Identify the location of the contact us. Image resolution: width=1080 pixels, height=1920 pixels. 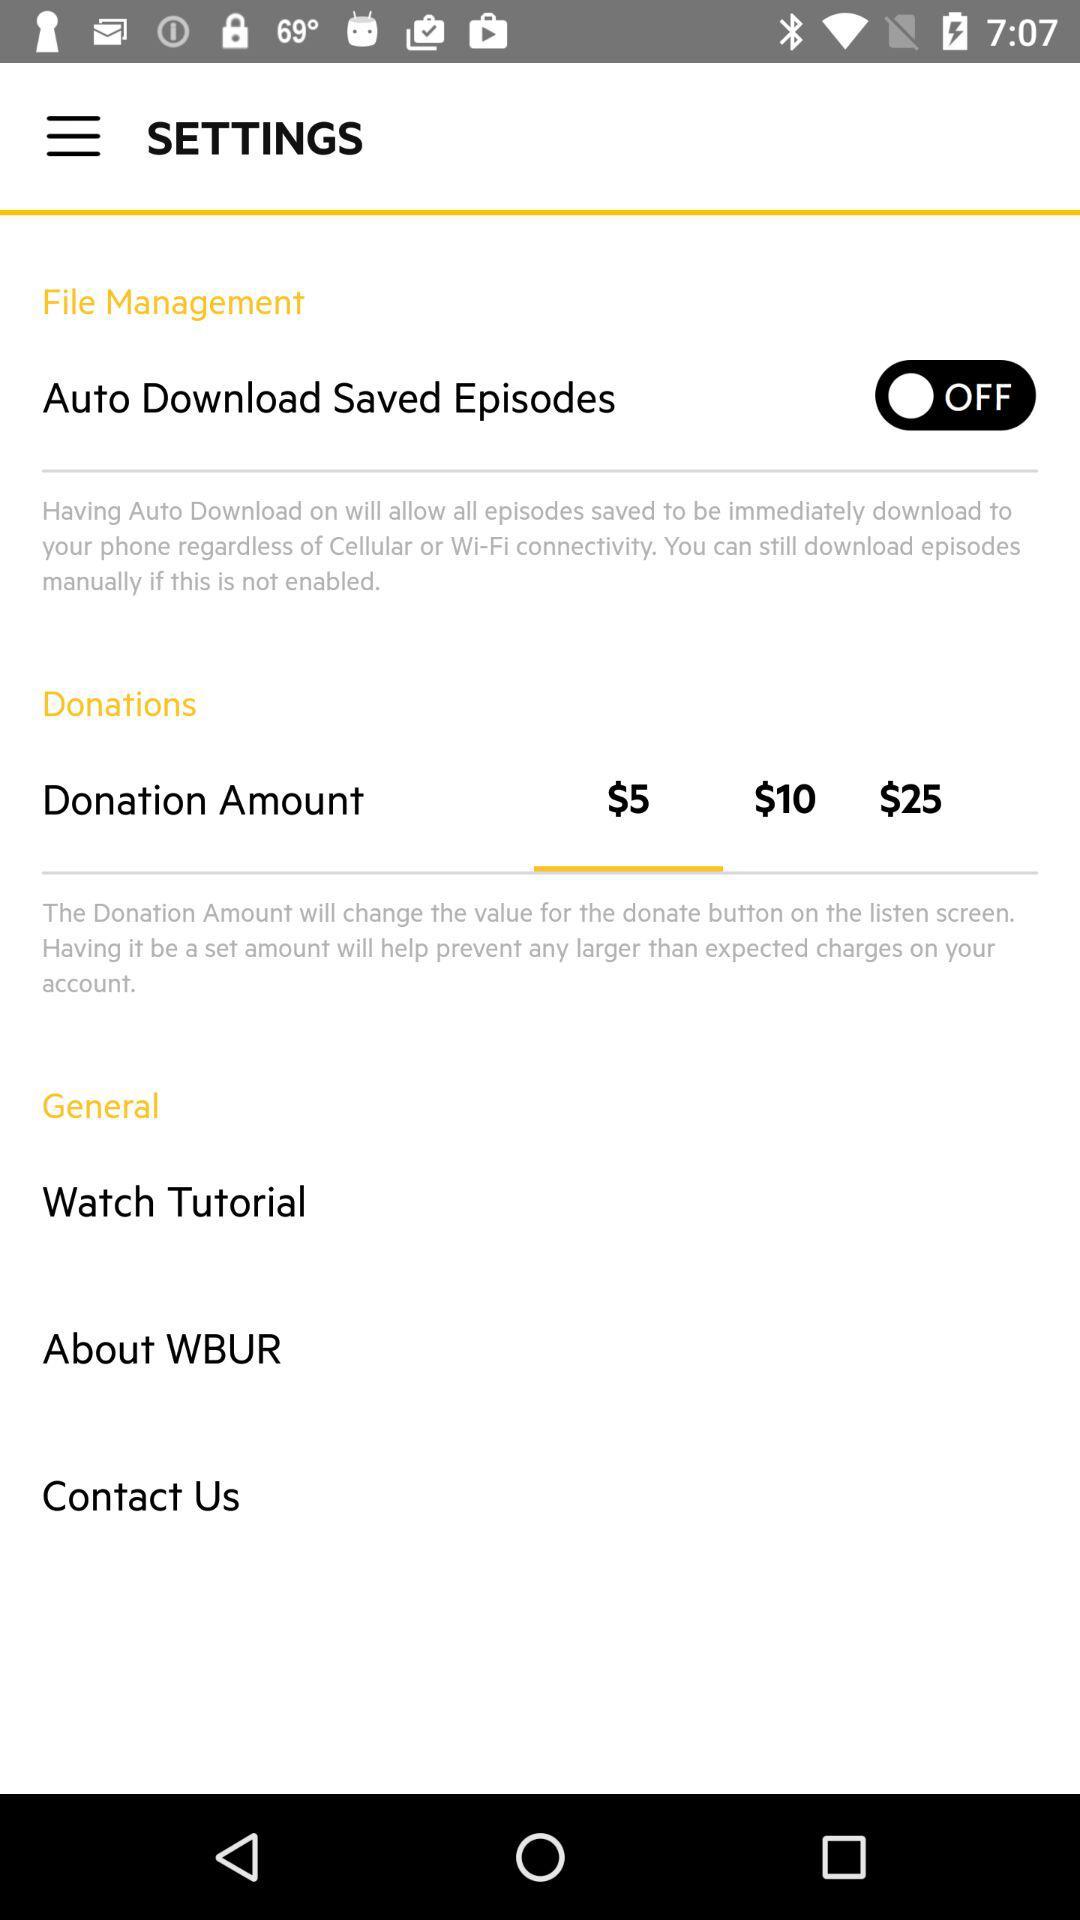
(540, 1493).